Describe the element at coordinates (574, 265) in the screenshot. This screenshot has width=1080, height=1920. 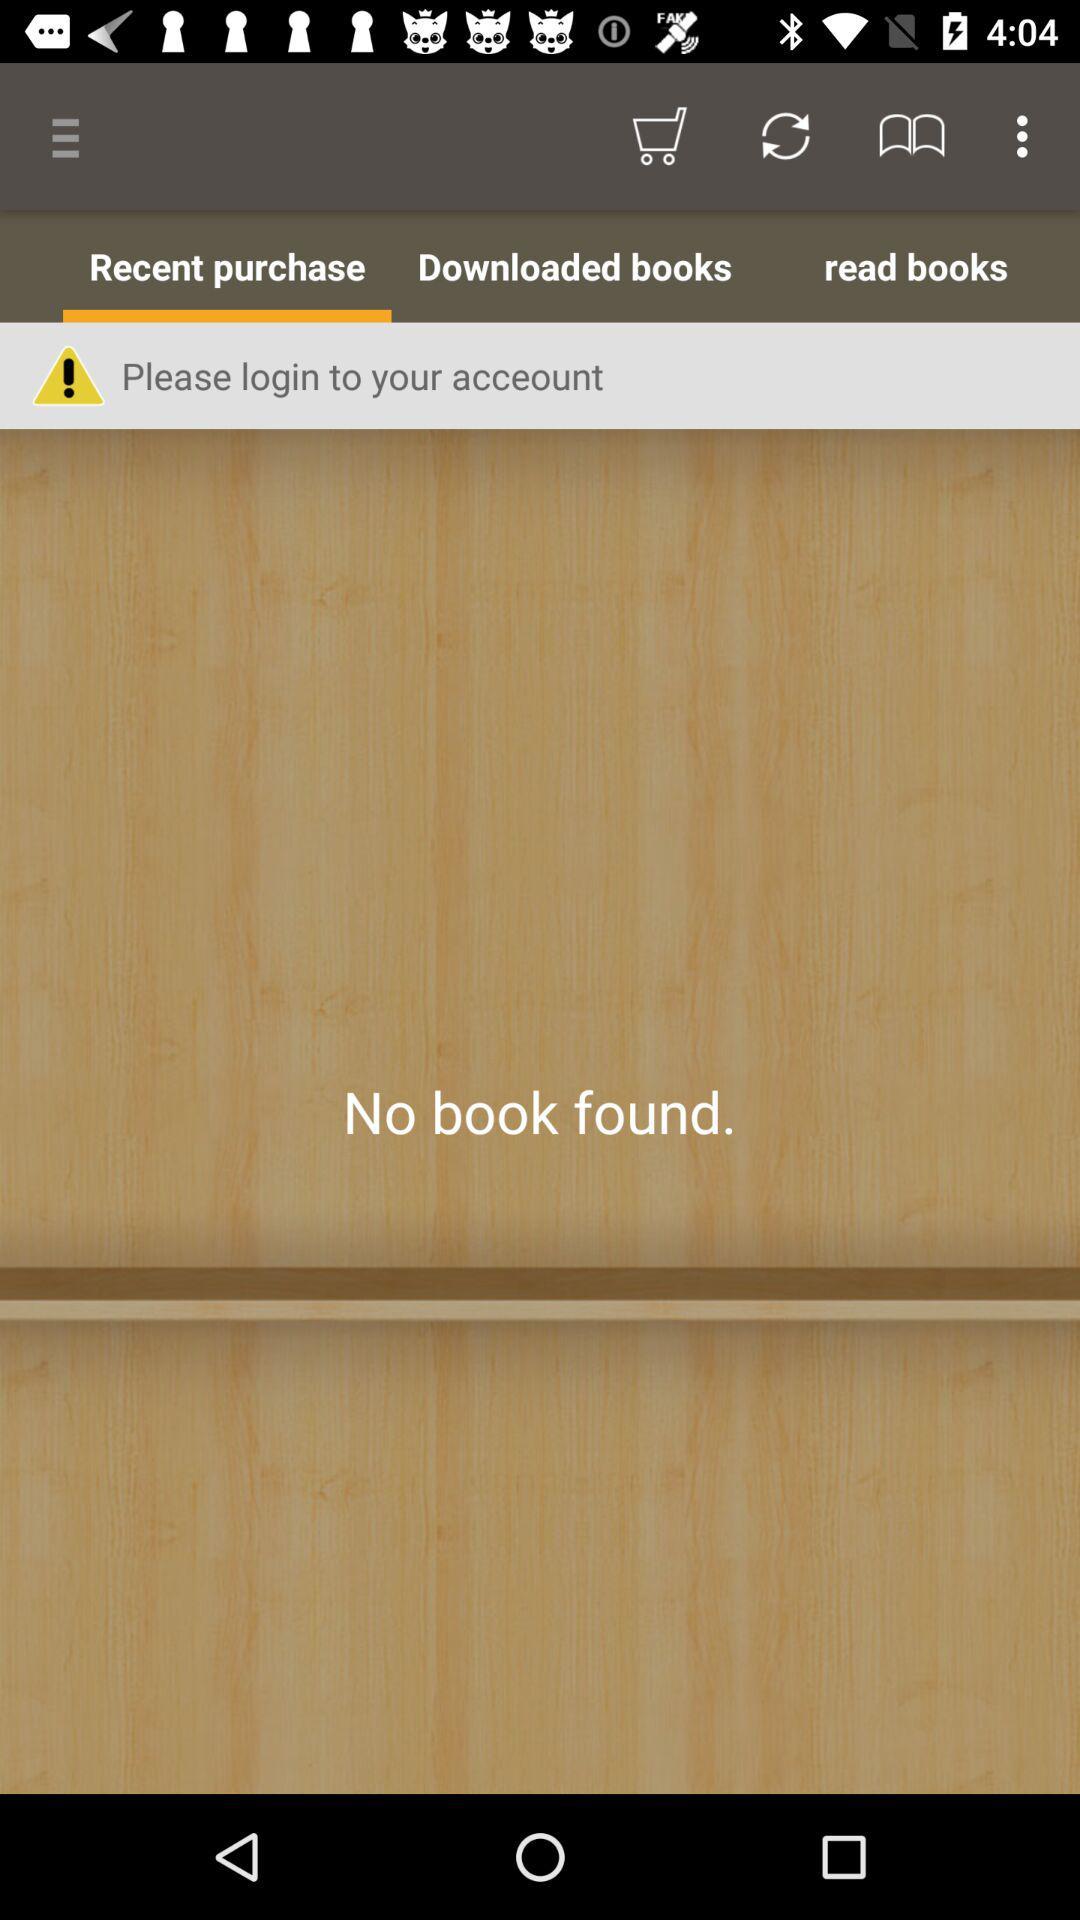
I see `icon next to recent purchase app` at that location.